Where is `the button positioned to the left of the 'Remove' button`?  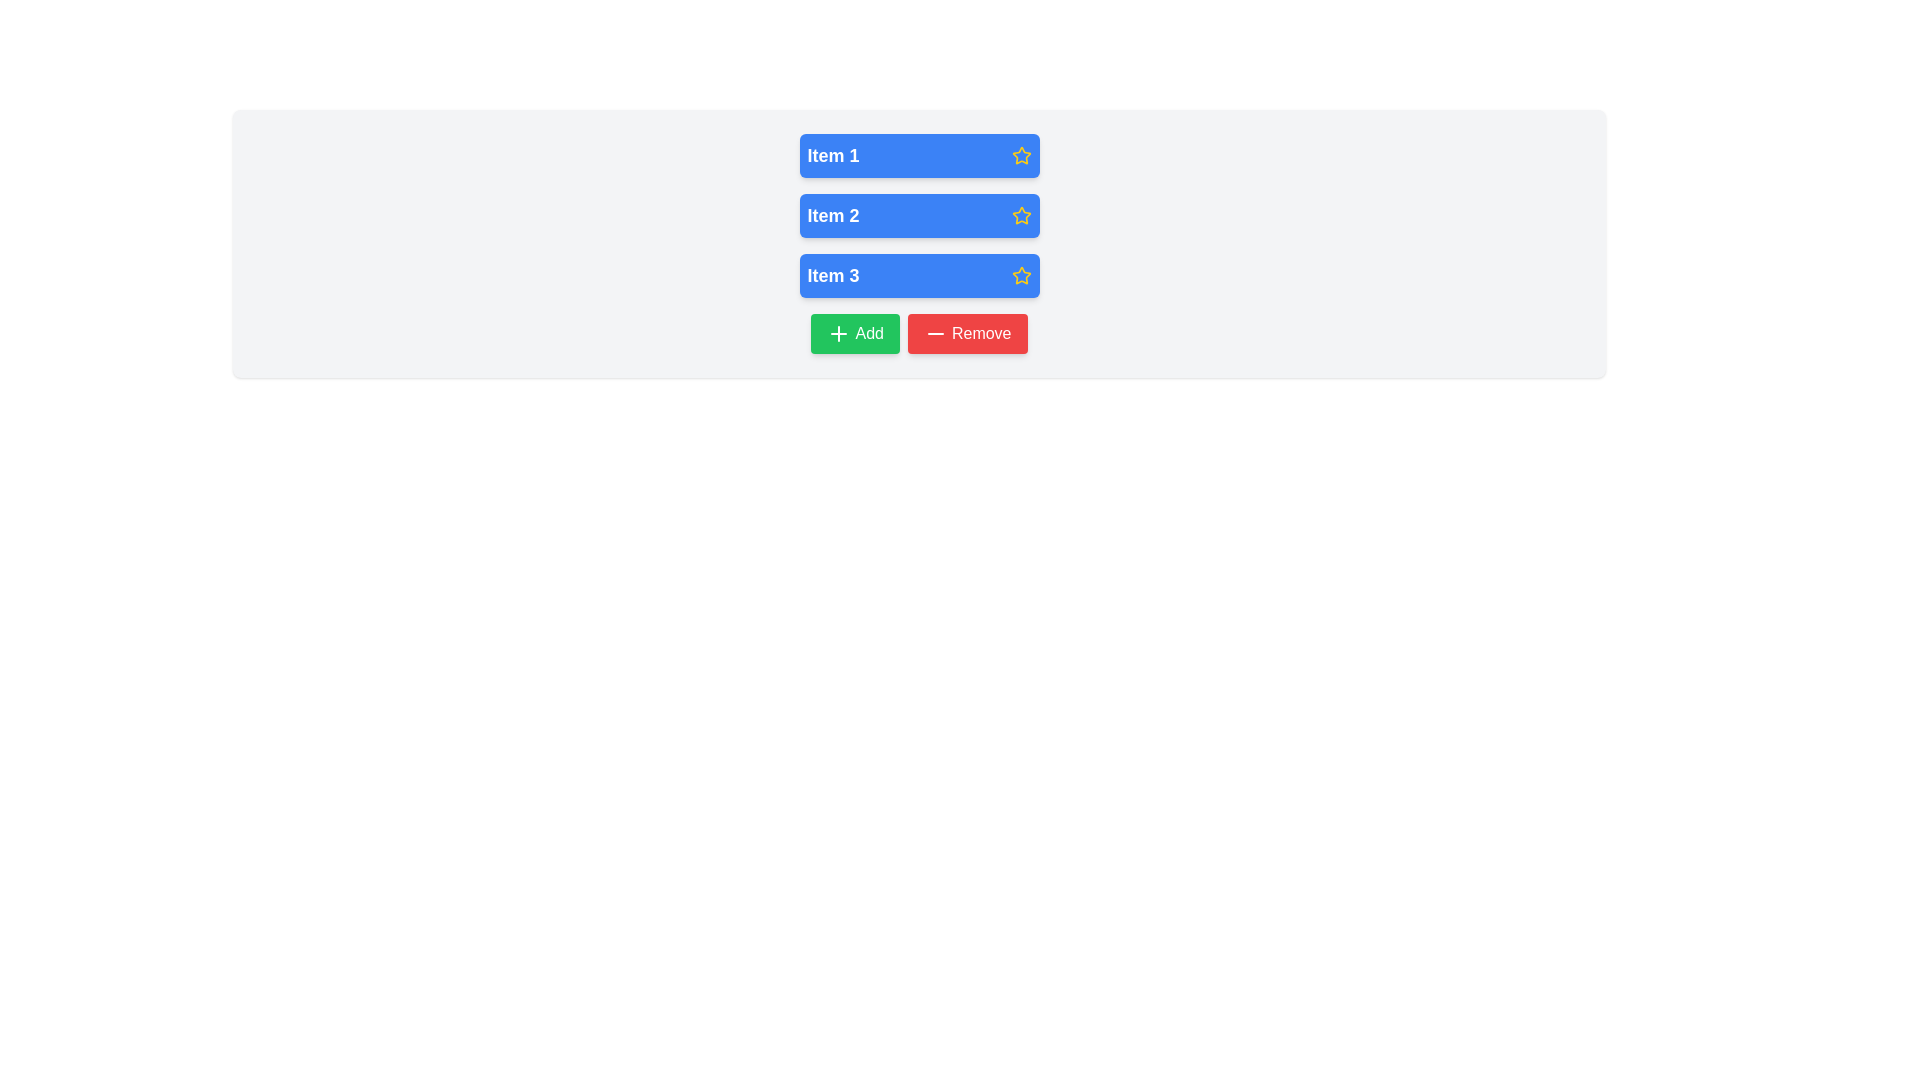
the button positioned to the left of the 'Remove' button is located at coordinates (855, 333).